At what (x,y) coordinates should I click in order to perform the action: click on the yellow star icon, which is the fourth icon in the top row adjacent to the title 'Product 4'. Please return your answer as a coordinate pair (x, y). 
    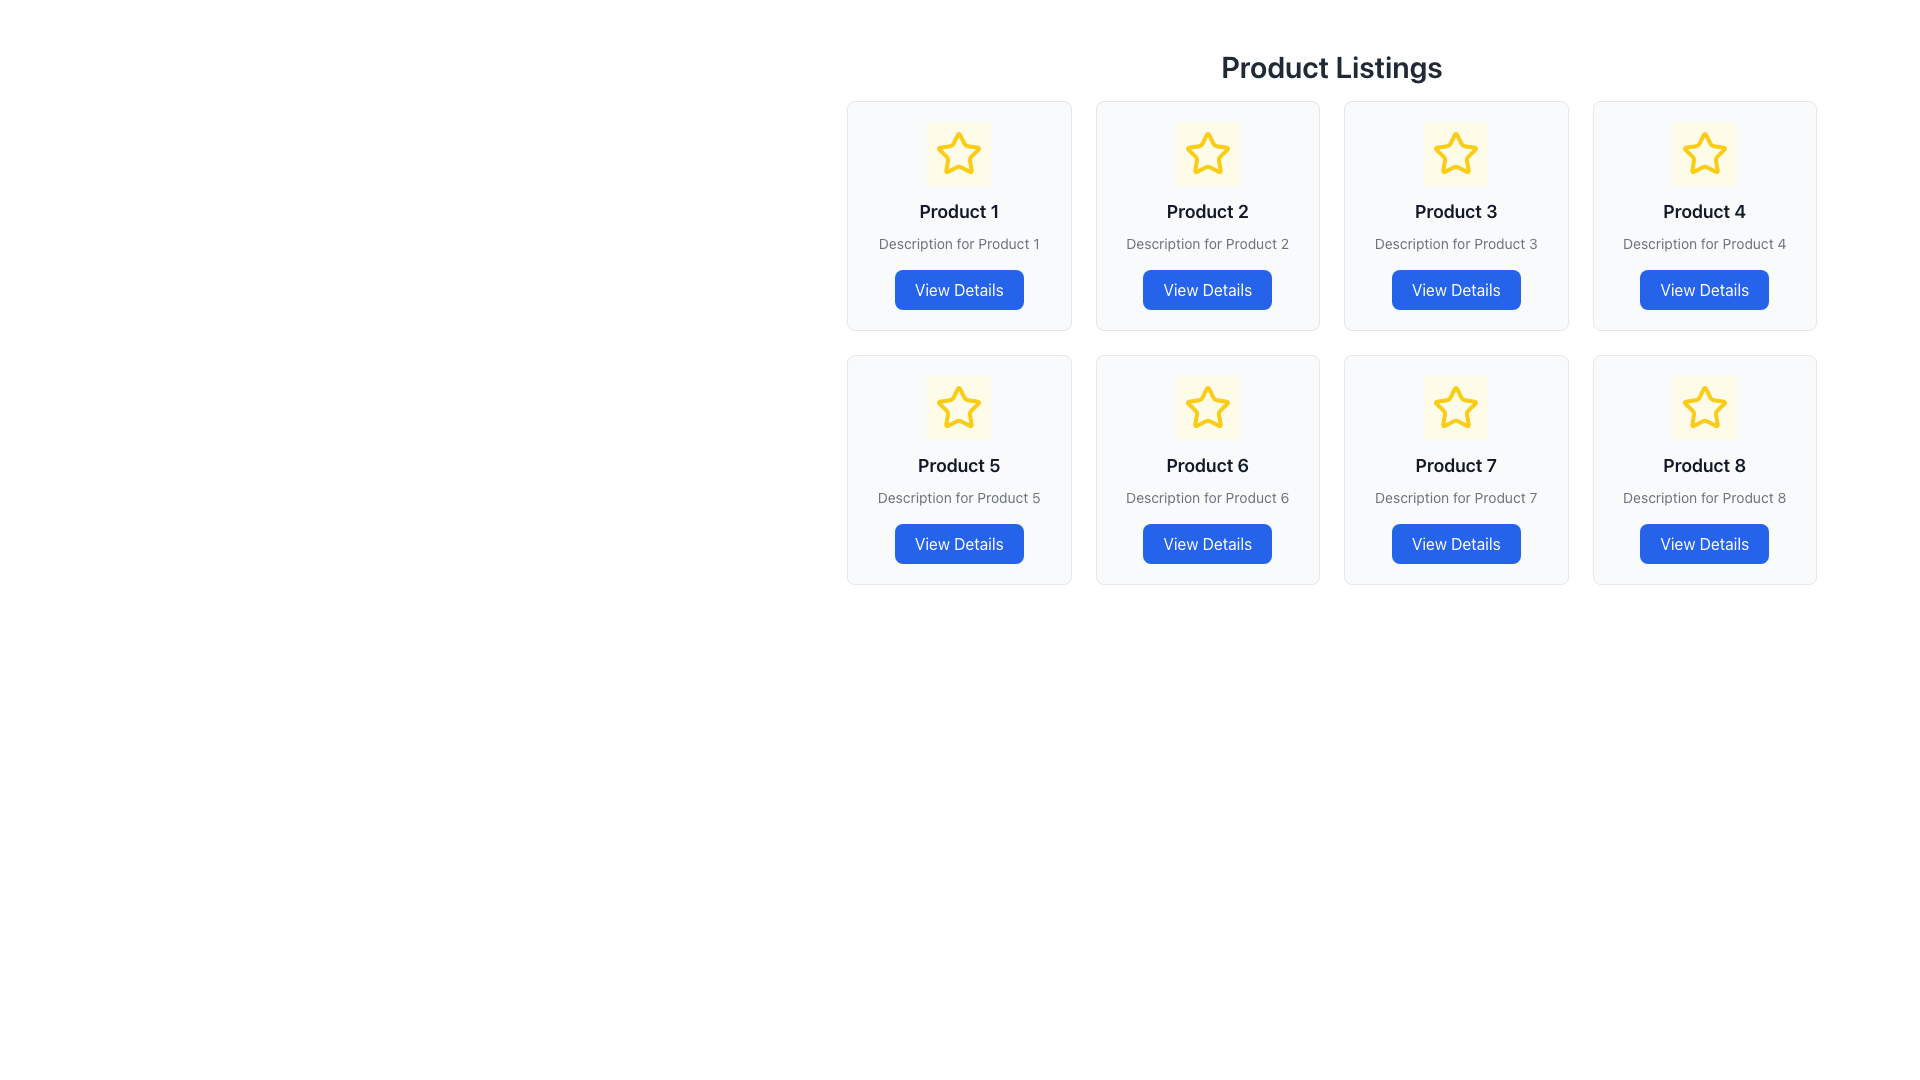
    Looking at the image, I should click on (1703, 152).